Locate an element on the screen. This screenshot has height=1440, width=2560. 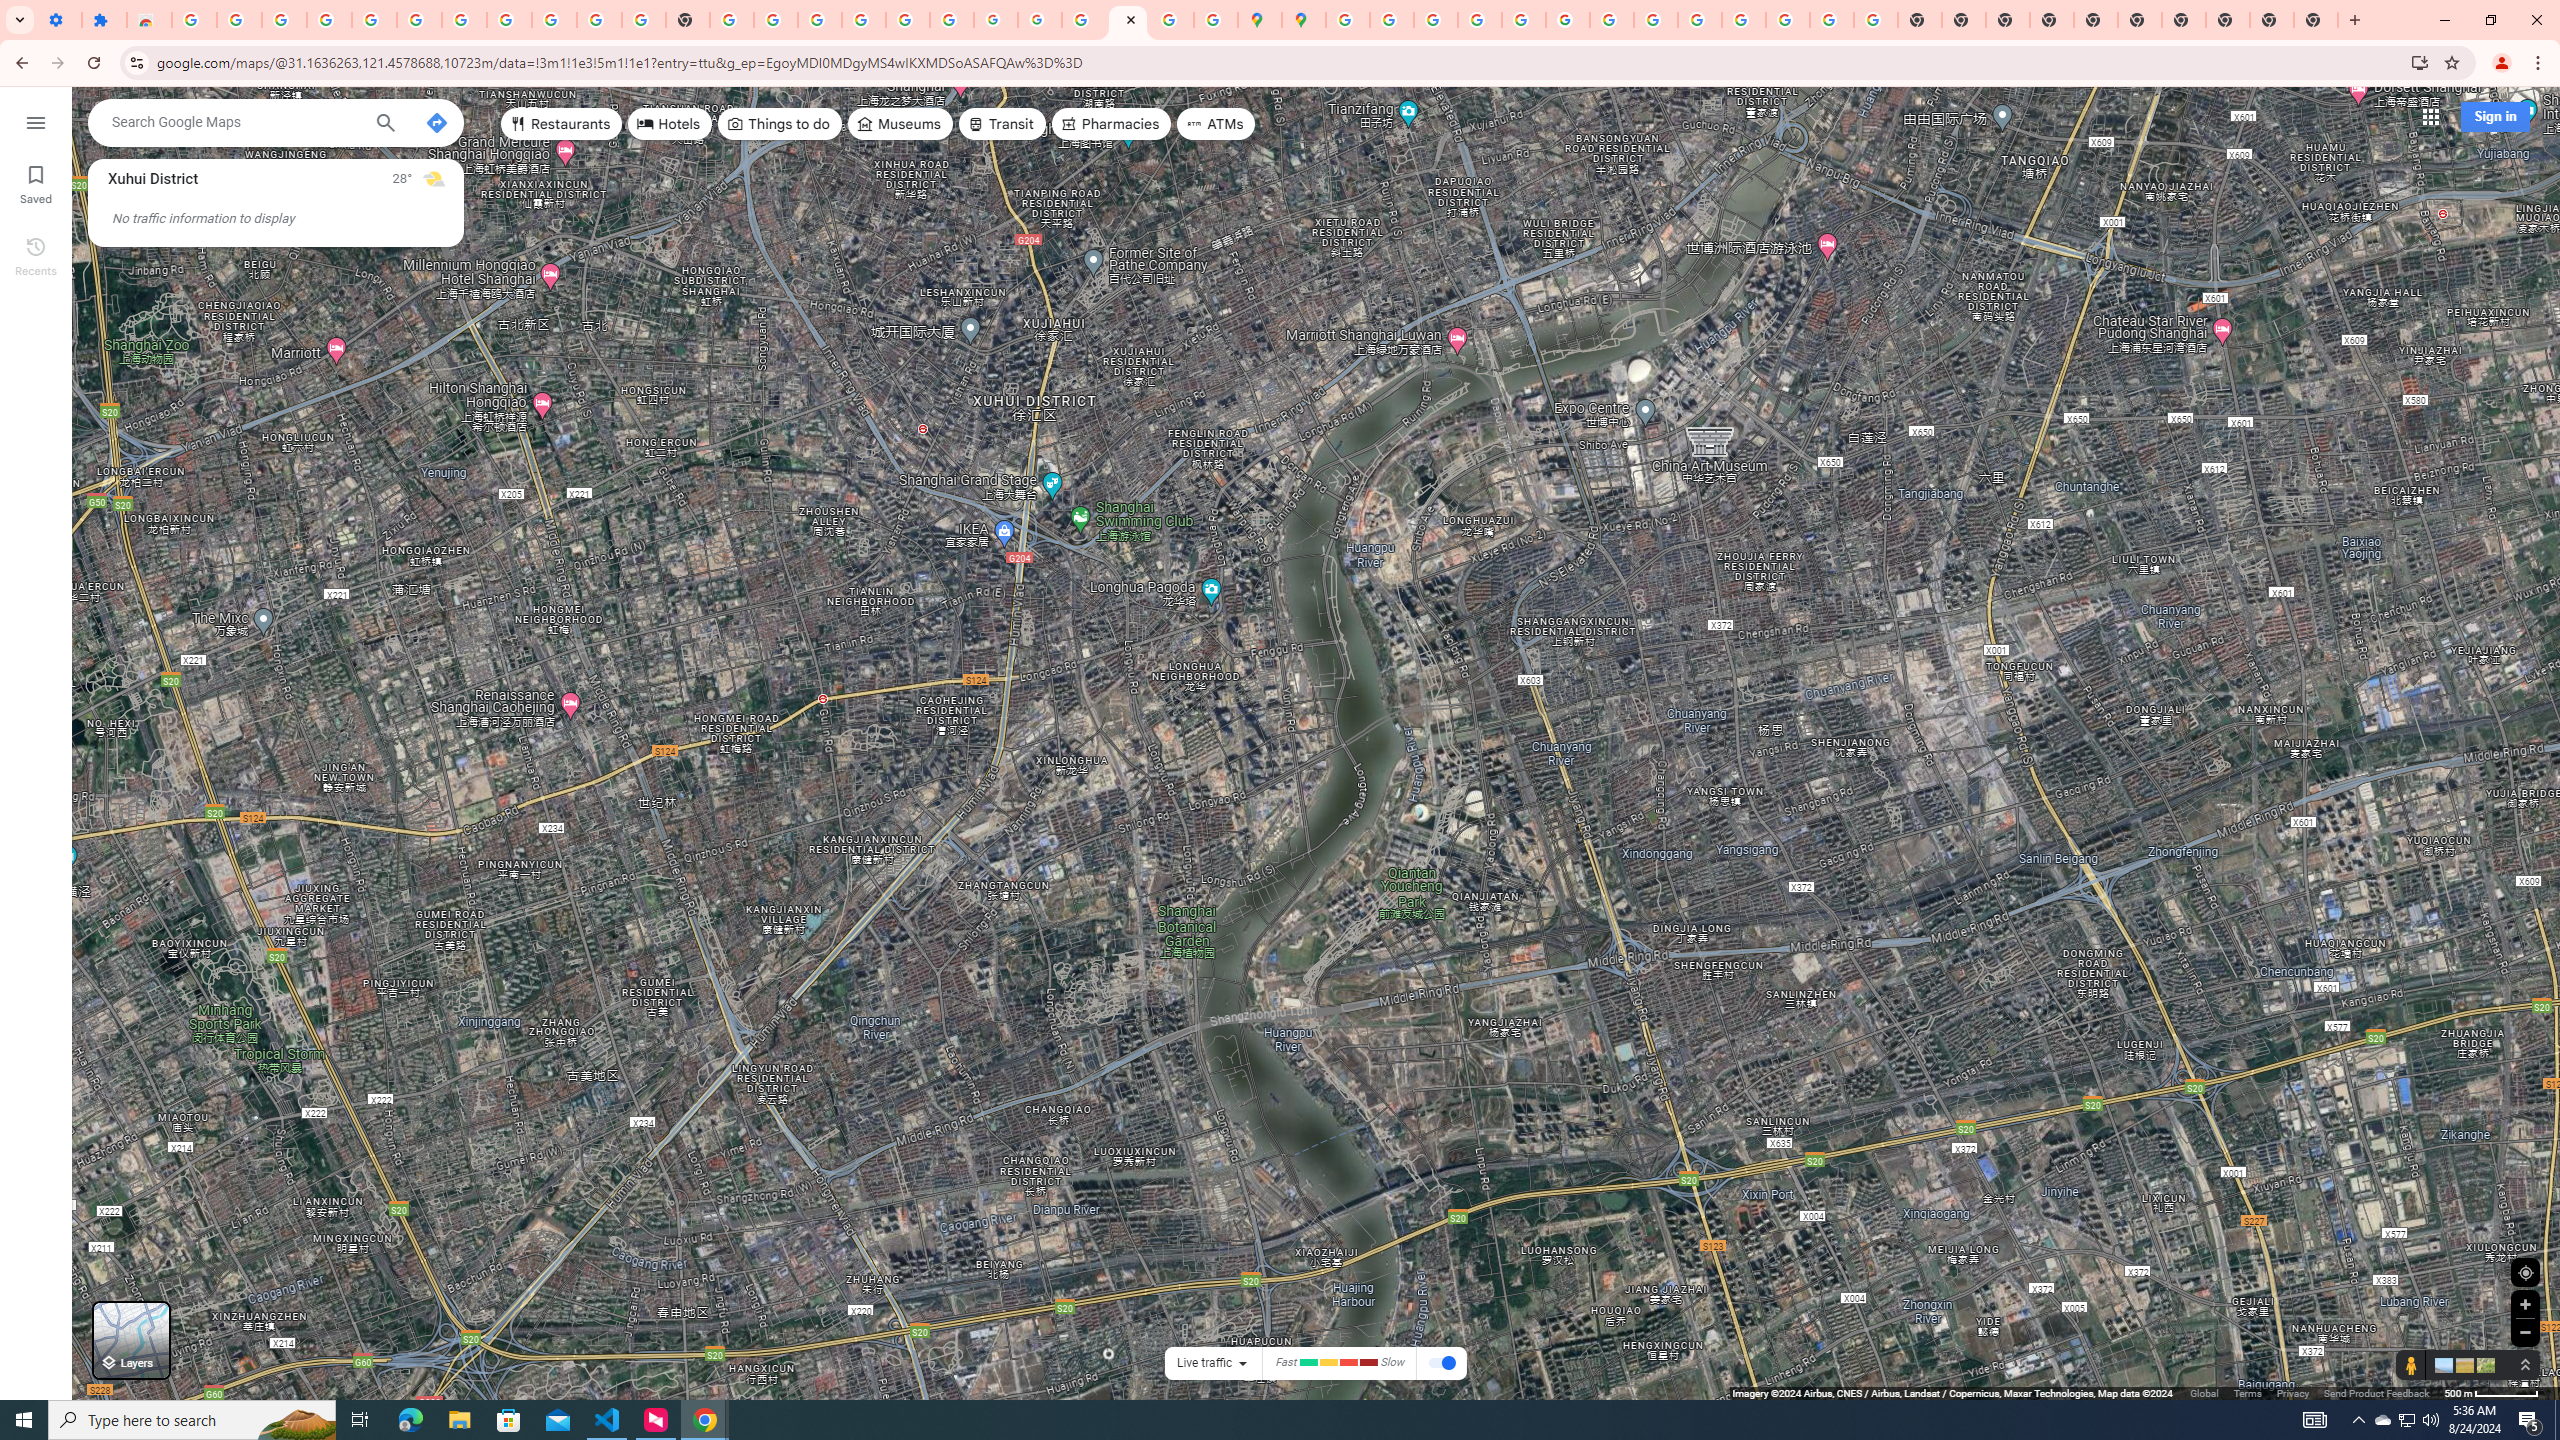
' Show traffic ' is located at coordinates (1442, 1363).